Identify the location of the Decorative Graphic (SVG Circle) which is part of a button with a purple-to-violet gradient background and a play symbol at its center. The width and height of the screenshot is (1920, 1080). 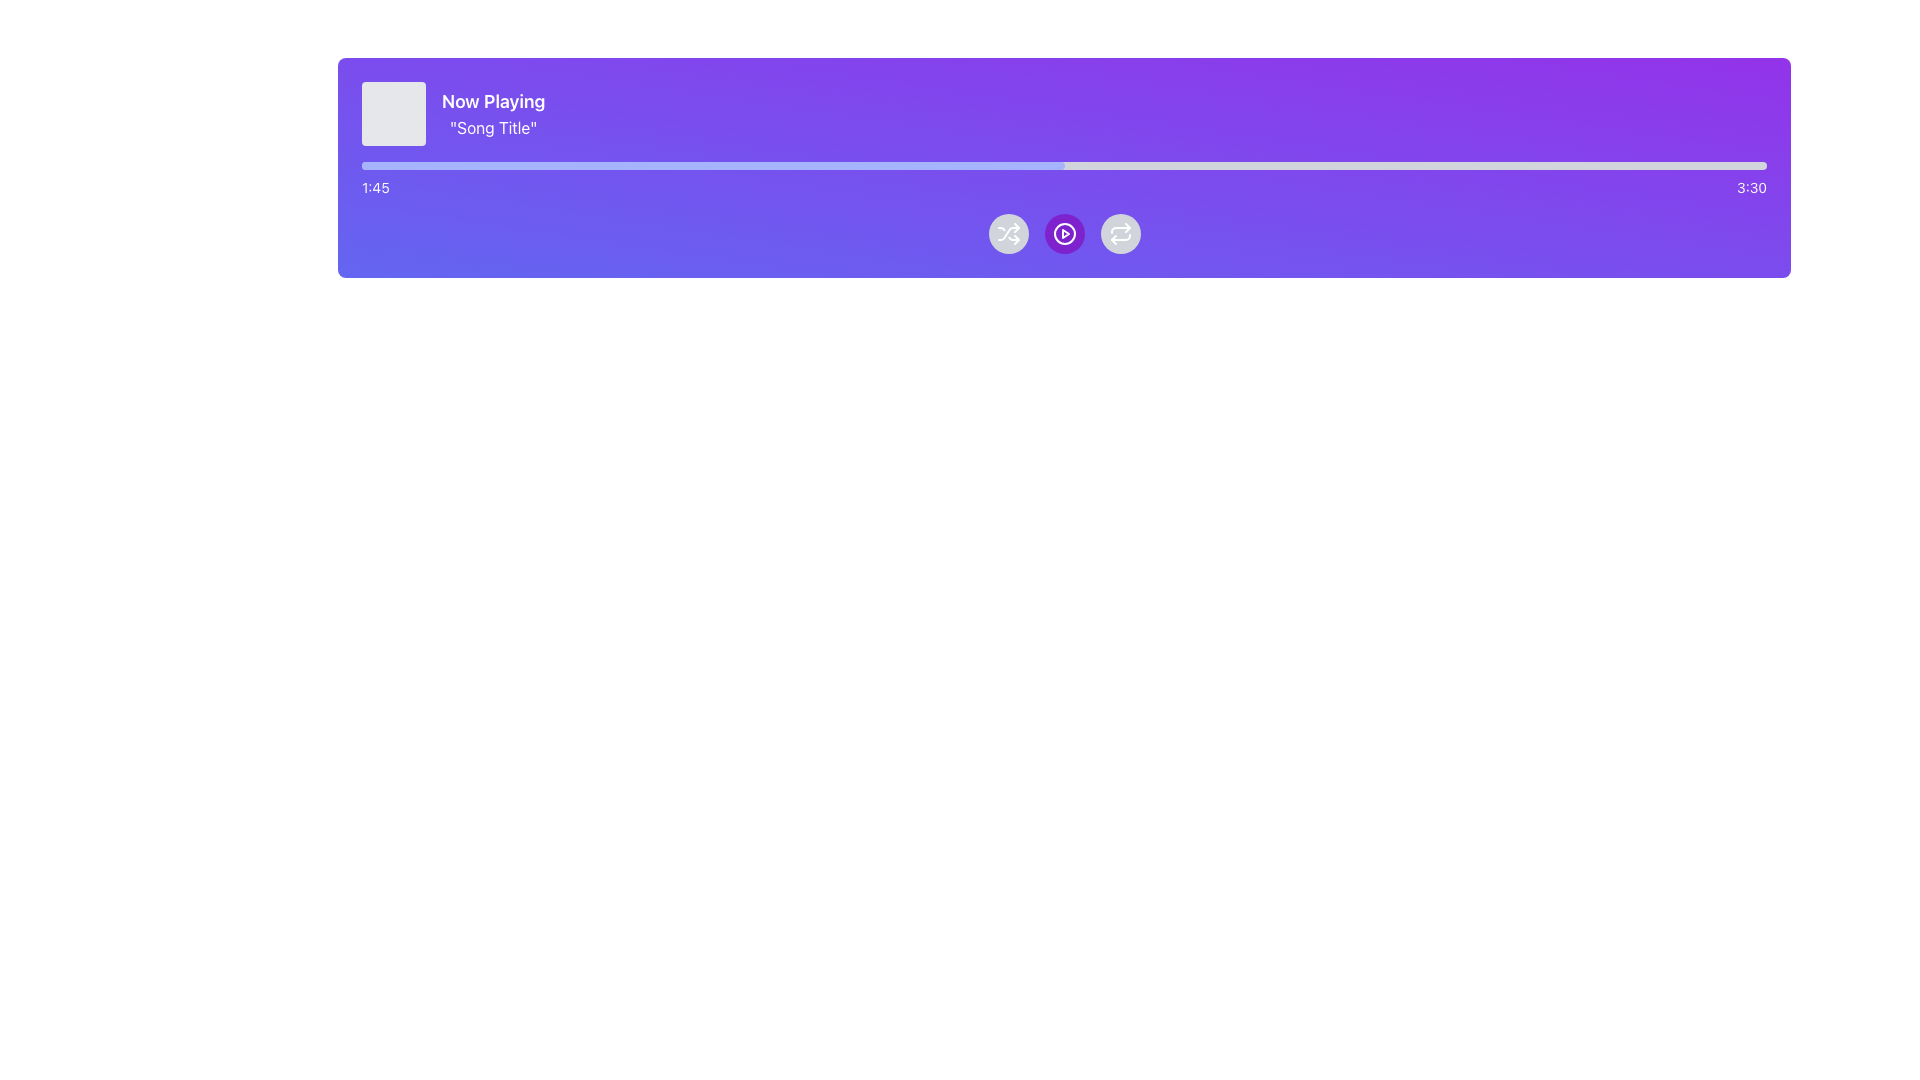
(1063, 233).